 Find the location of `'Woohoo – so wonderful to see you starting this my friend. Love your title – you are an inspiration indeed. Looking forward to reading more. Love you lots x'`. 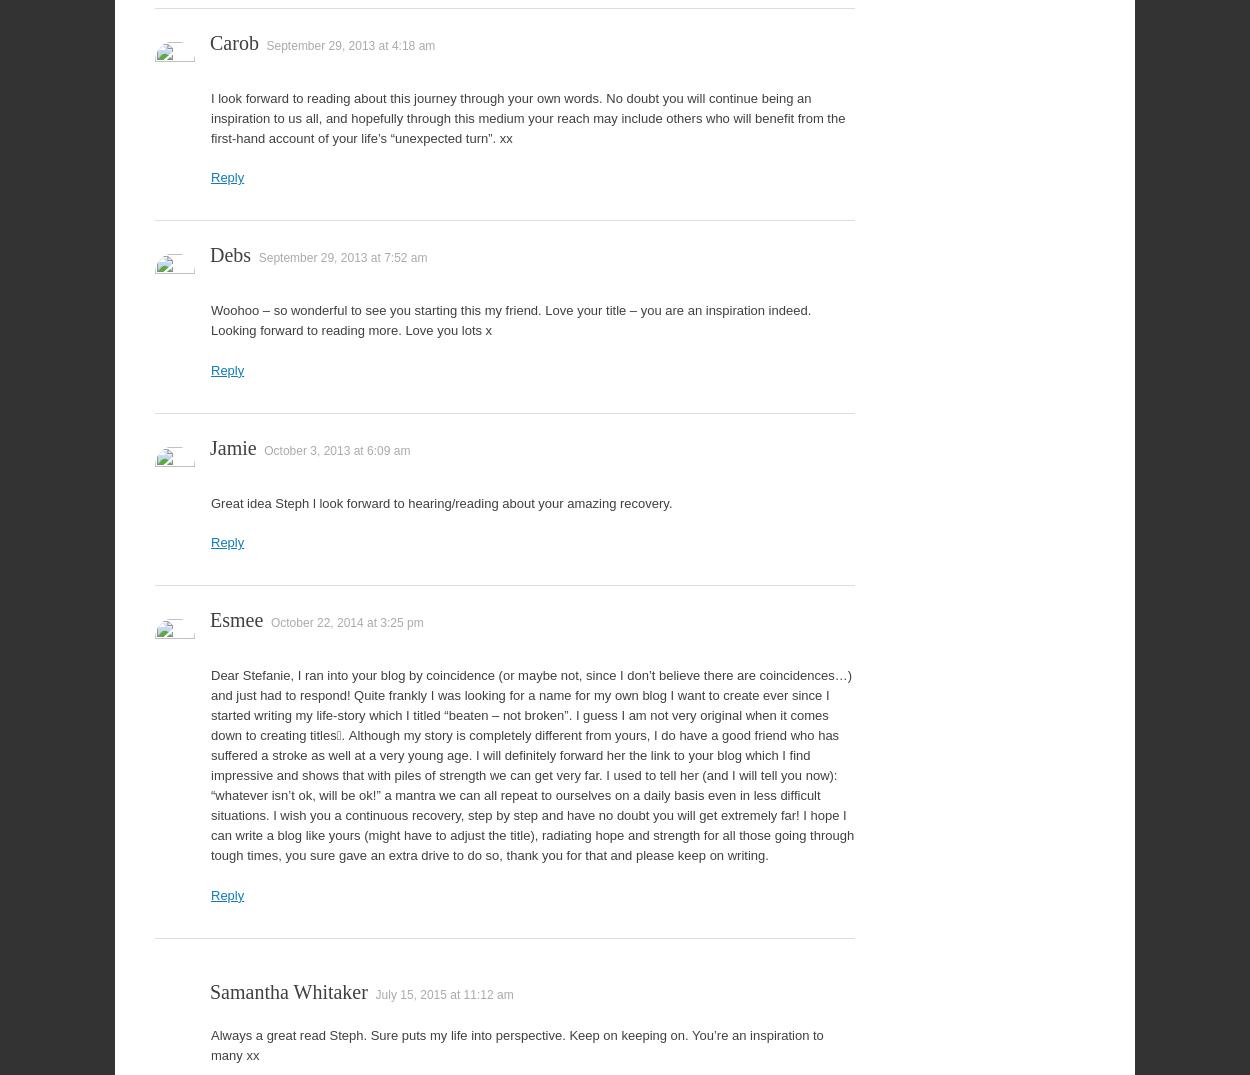

'Woohoo – so wonderful to see you starting this my friend. Love your title – you are an inspiration indeed. Looking forward to reading more. Love you lots x' is located at coordinates (511, 319).